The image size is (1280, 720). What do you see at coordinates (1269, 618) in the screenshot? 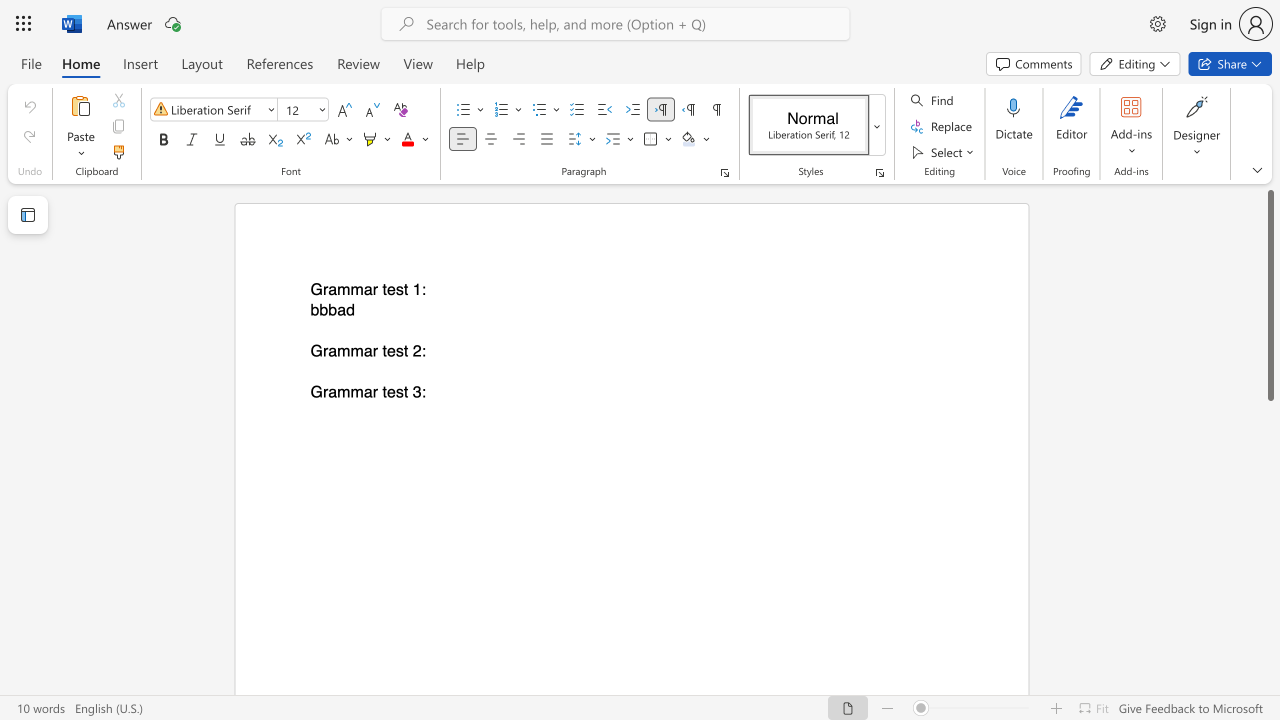
I see `the scrollbar to move the page downward` at bounding box center [1269, 618].